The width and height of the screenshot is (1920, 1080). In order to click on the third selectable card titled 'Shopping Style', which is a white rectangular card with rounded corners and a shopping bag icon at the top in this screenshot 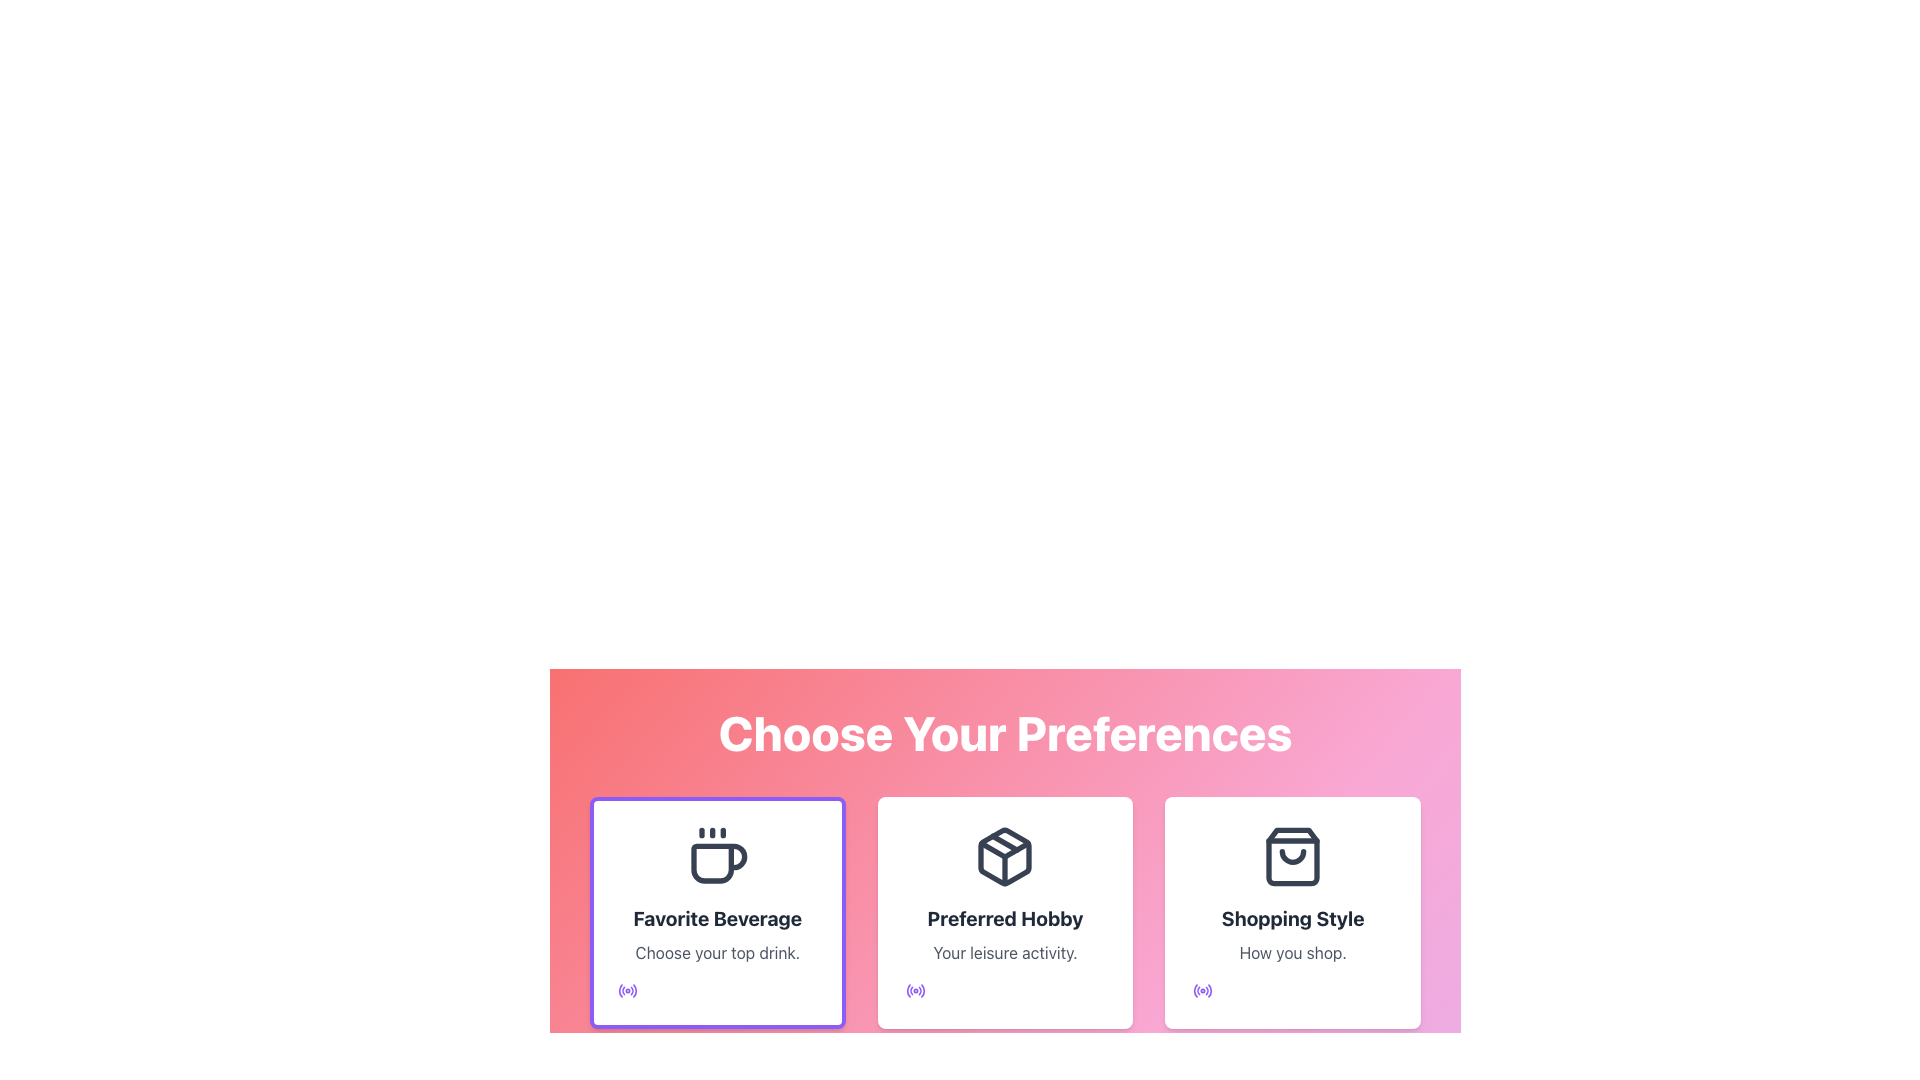, I will do `click(1293, 913)`.